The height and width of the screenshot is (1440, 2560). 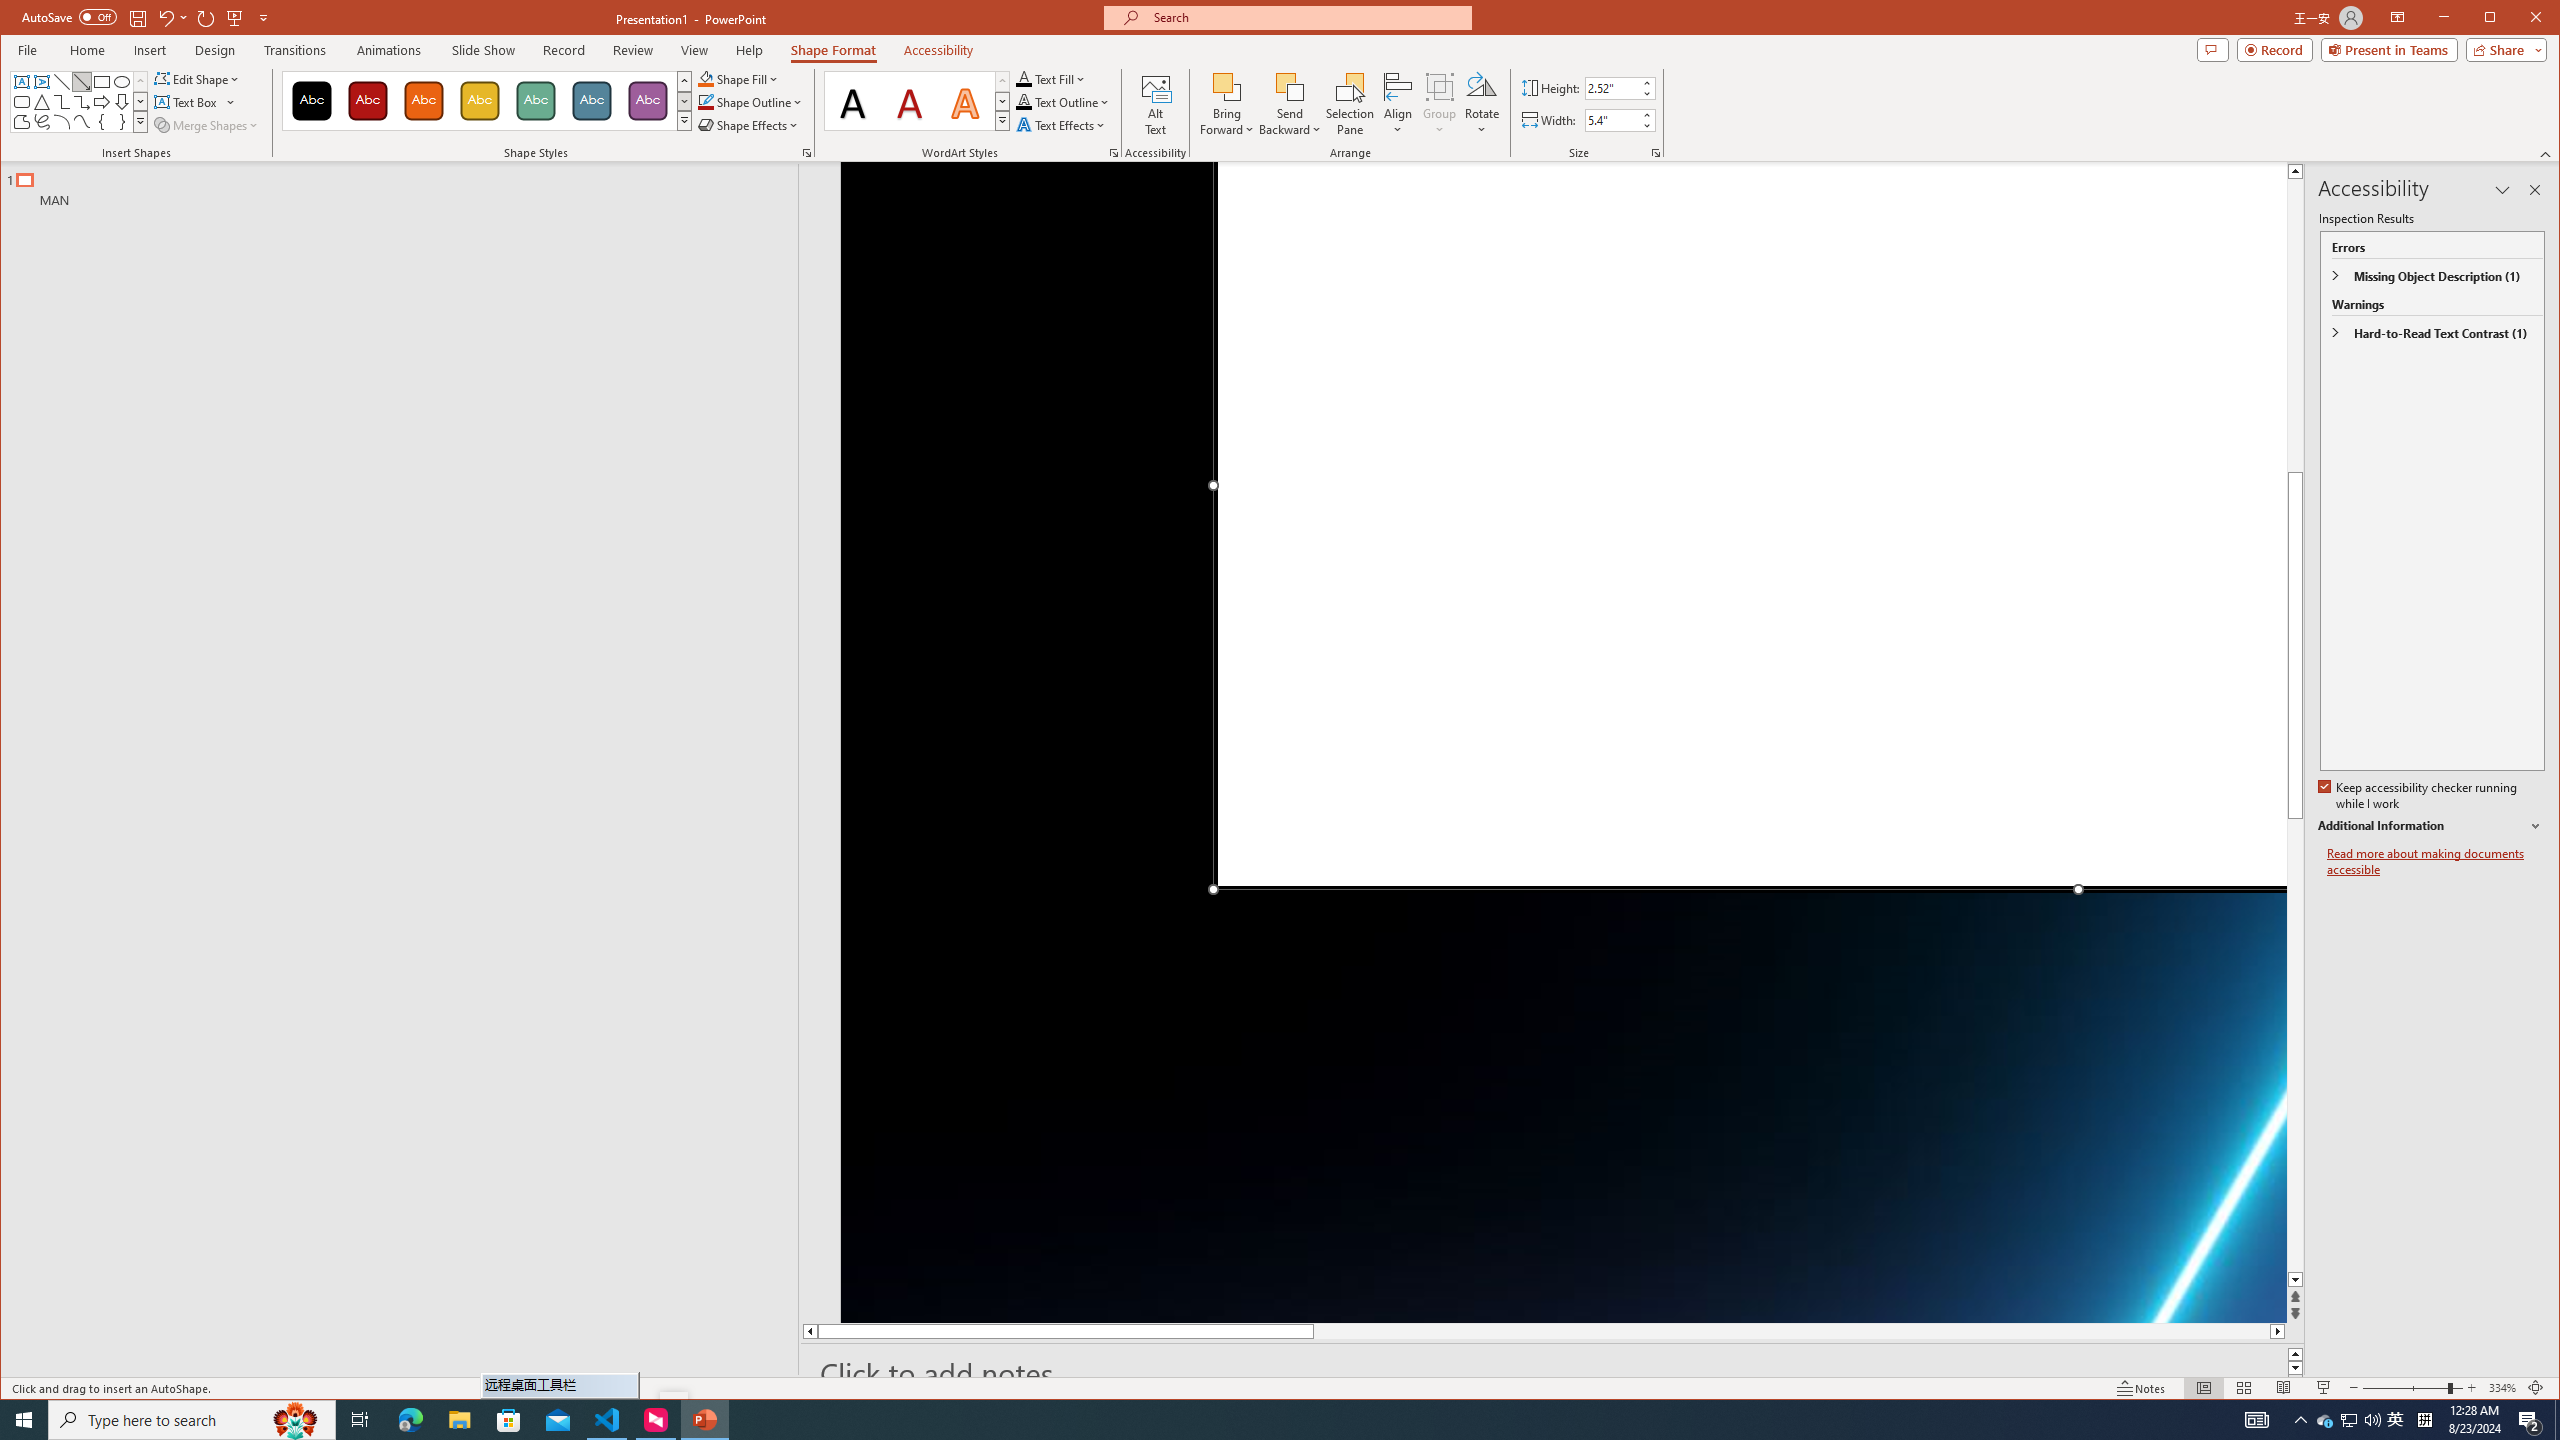 What do you see at coordinates (1611, 119) in the screenshot?
I see `'Shape Width'` at bounding box center [1611, 119].